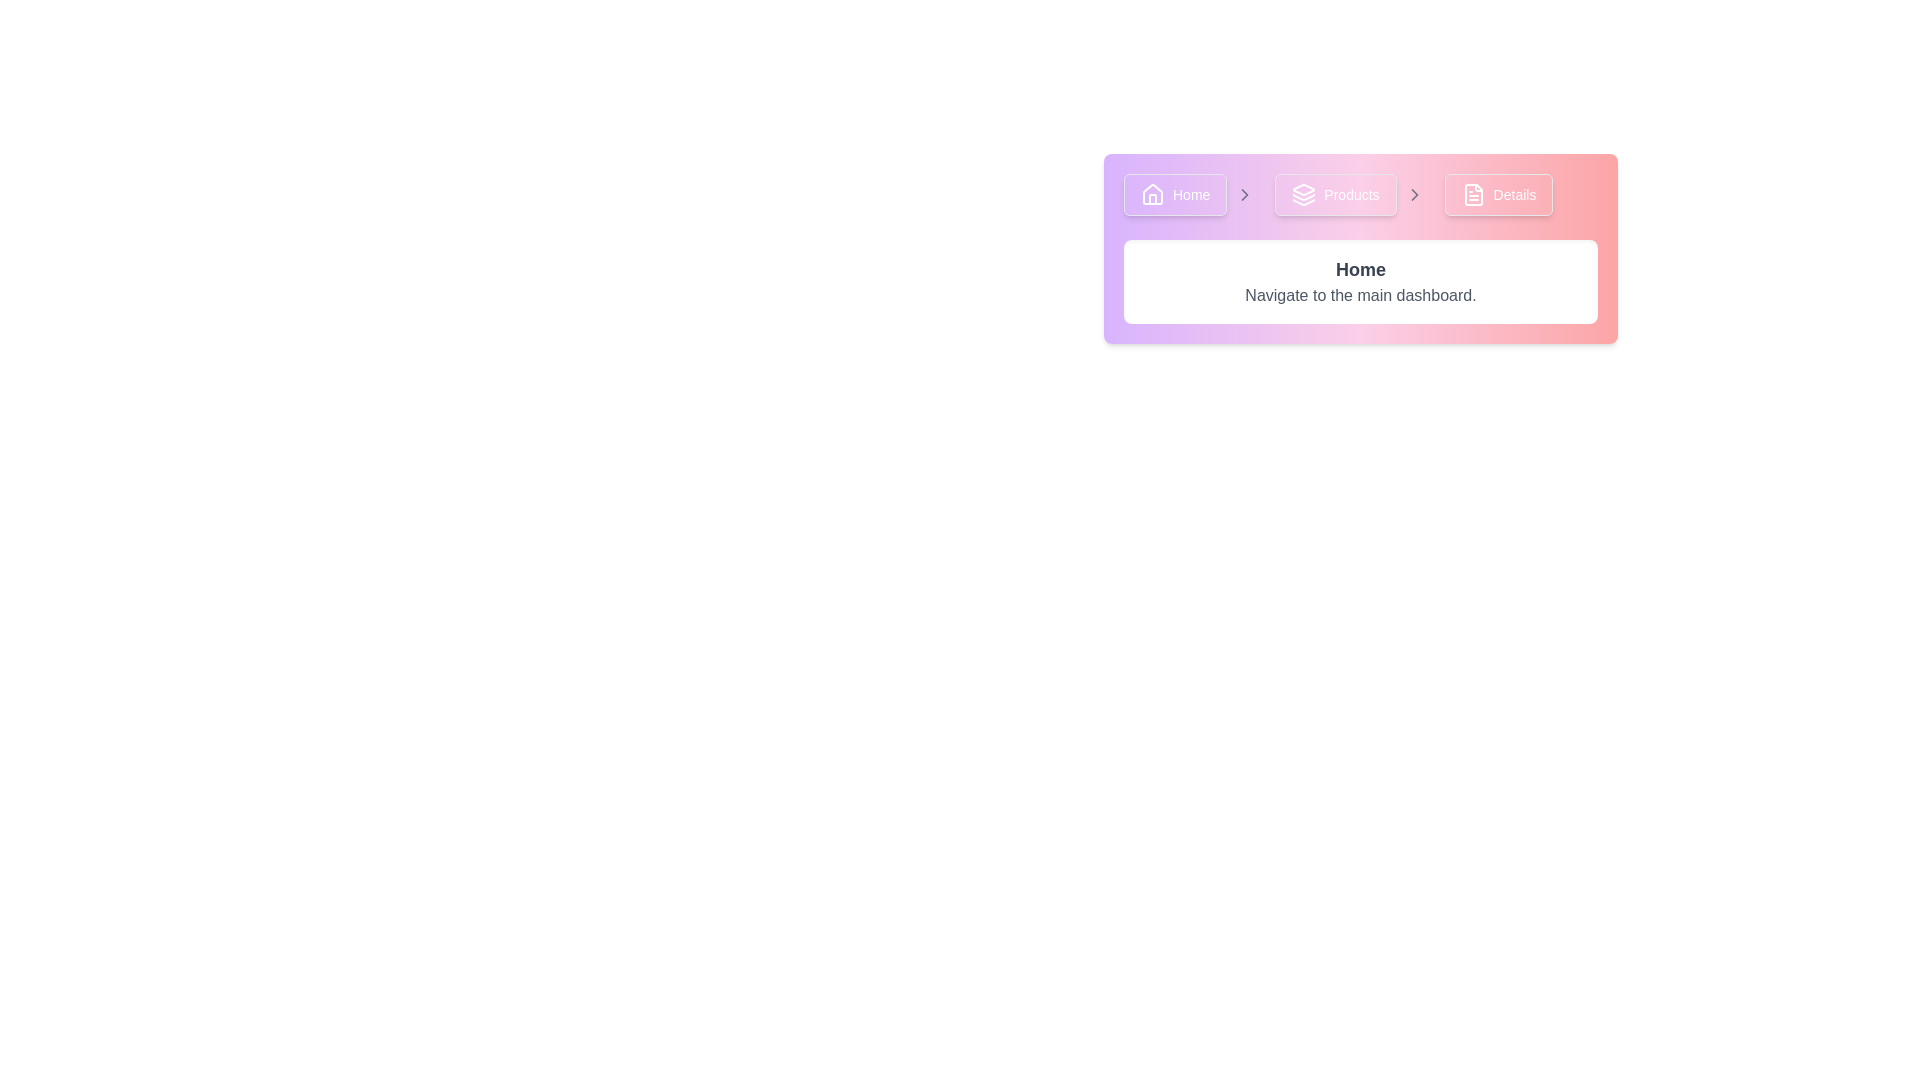 Image resolution: width=1920 pixels, height=1080 pixels. What do you see at coordinates (1335, 195) in the screenshot?
I see `the 'Products' button, which is styled with rounded corners and has a white background with gray text when inactive` at bounding box center [1335, 195].